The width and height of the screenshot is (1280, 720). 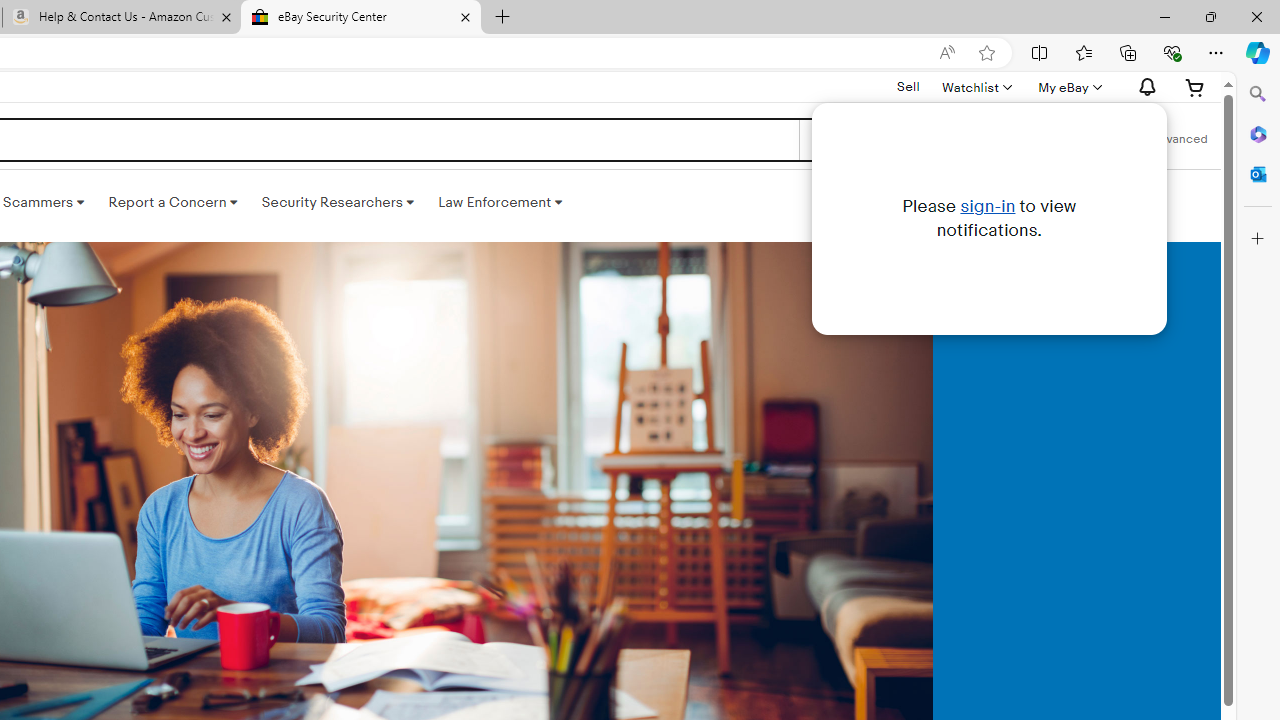 I want to click on 'WatchlistExpand Watch List', so click(x=976, y=86).